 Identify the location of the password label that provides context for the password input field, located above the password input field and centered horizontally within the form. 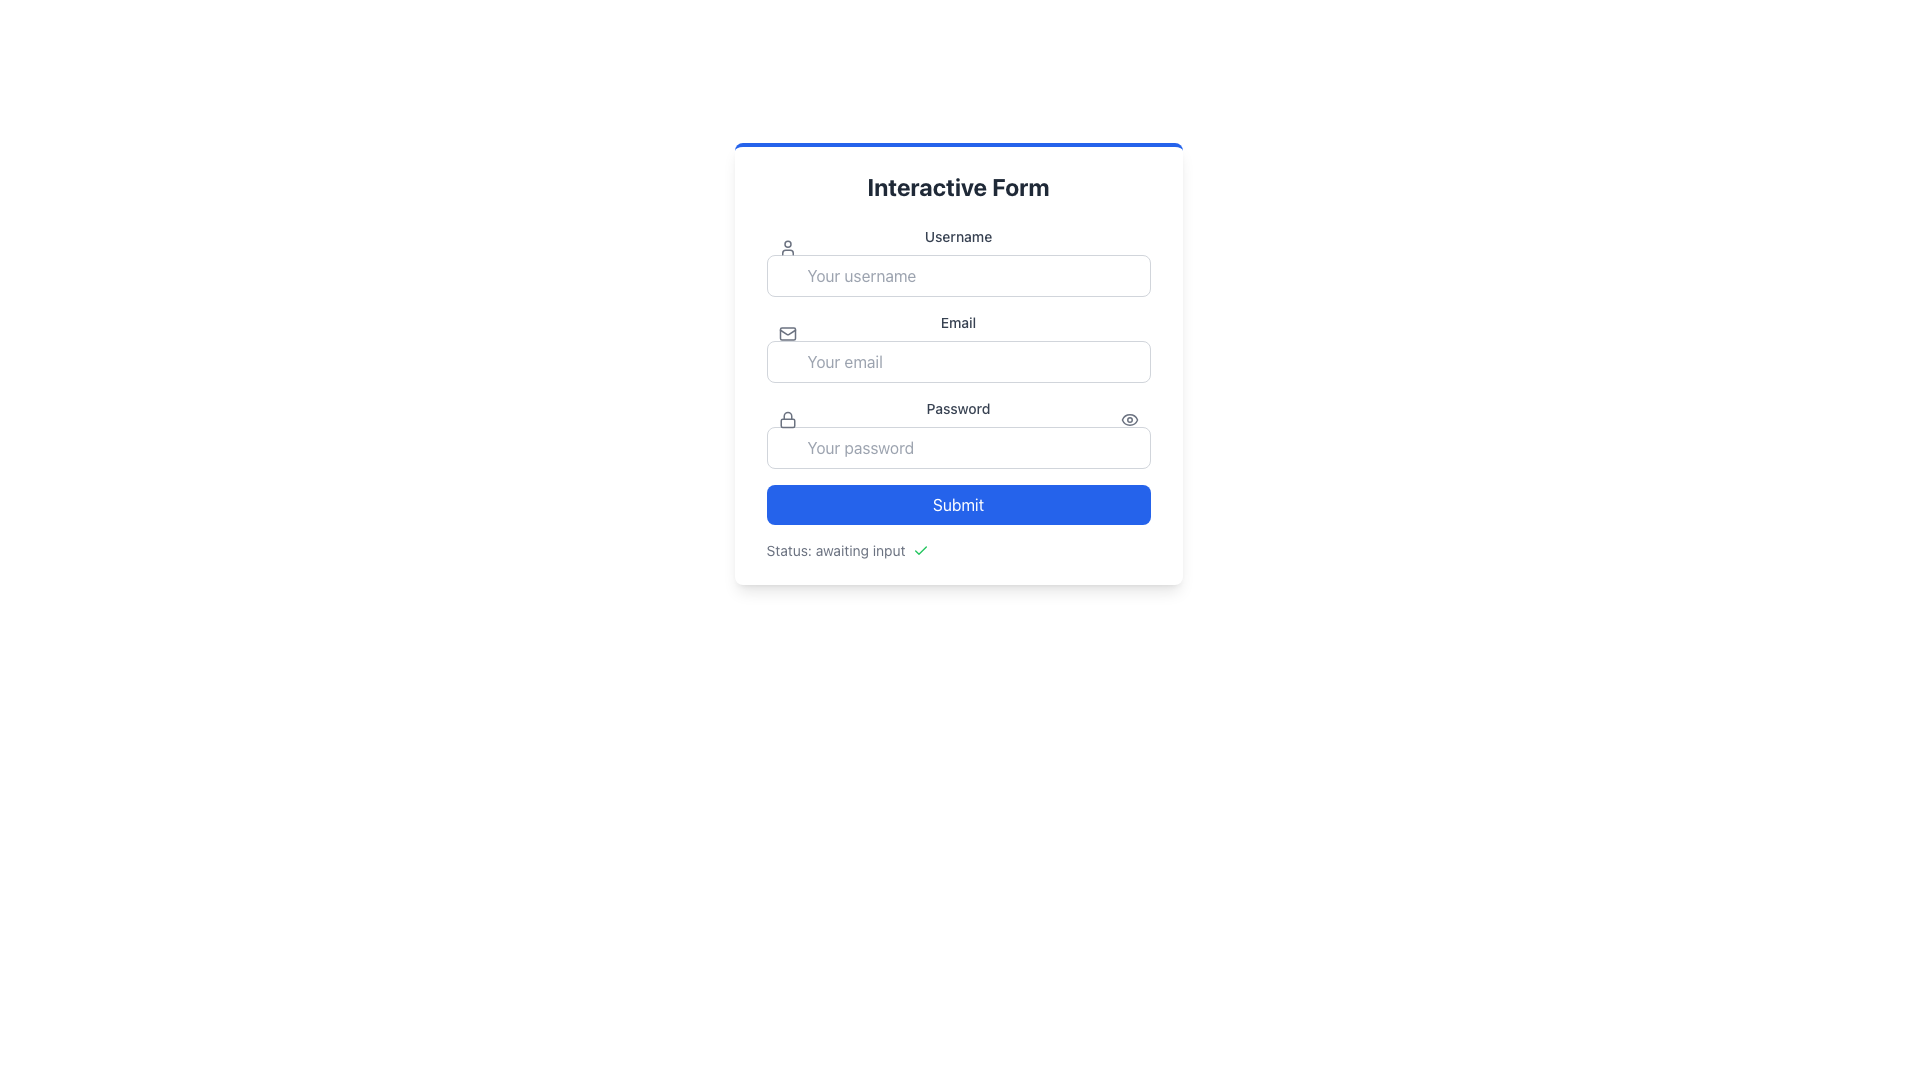
(957, 407).